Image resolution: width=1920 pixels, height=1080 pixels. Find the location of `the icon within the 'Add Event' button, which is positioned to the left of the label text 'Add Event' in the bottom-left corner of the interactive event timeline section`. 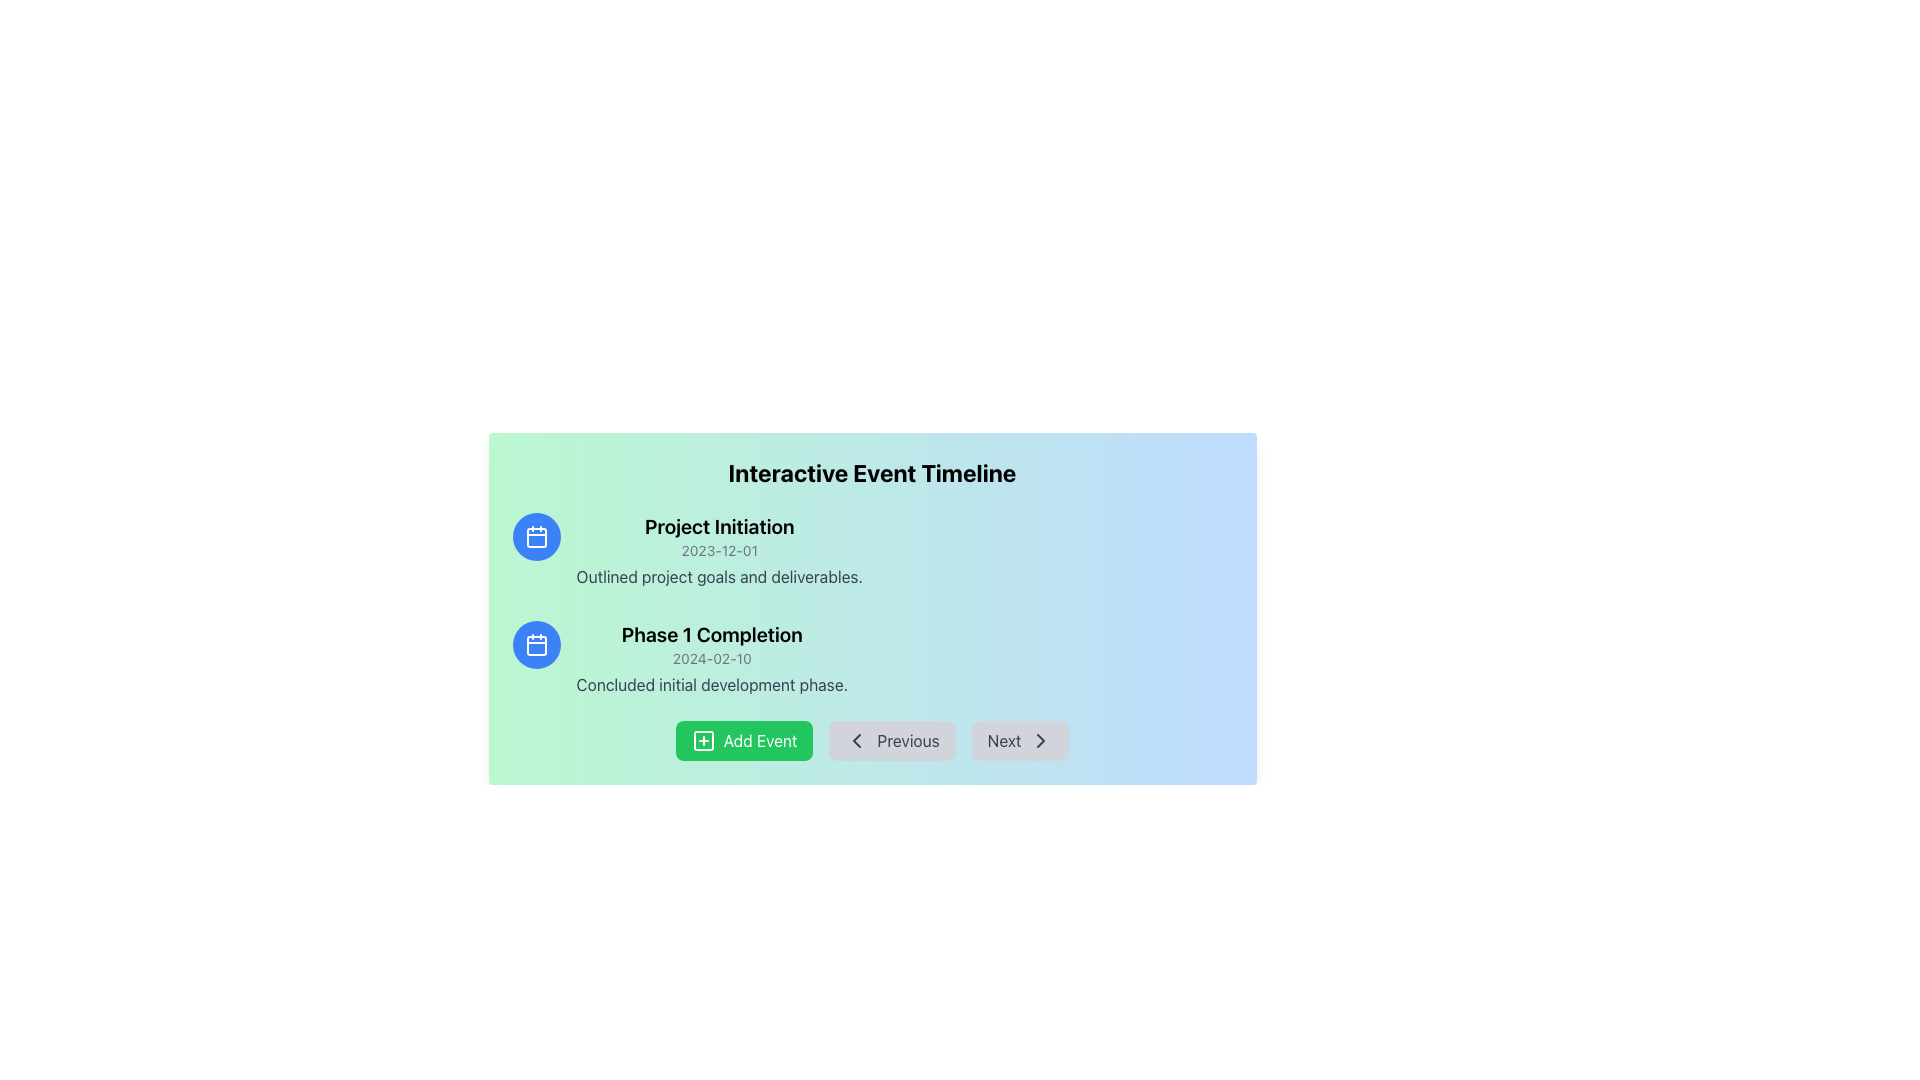

the icon within the 'Add Event' button, which is positioned to the left of the label text 'Add Event' in the bottom-left corner of the interactive event timeline section is located at coordinates (703, 740).